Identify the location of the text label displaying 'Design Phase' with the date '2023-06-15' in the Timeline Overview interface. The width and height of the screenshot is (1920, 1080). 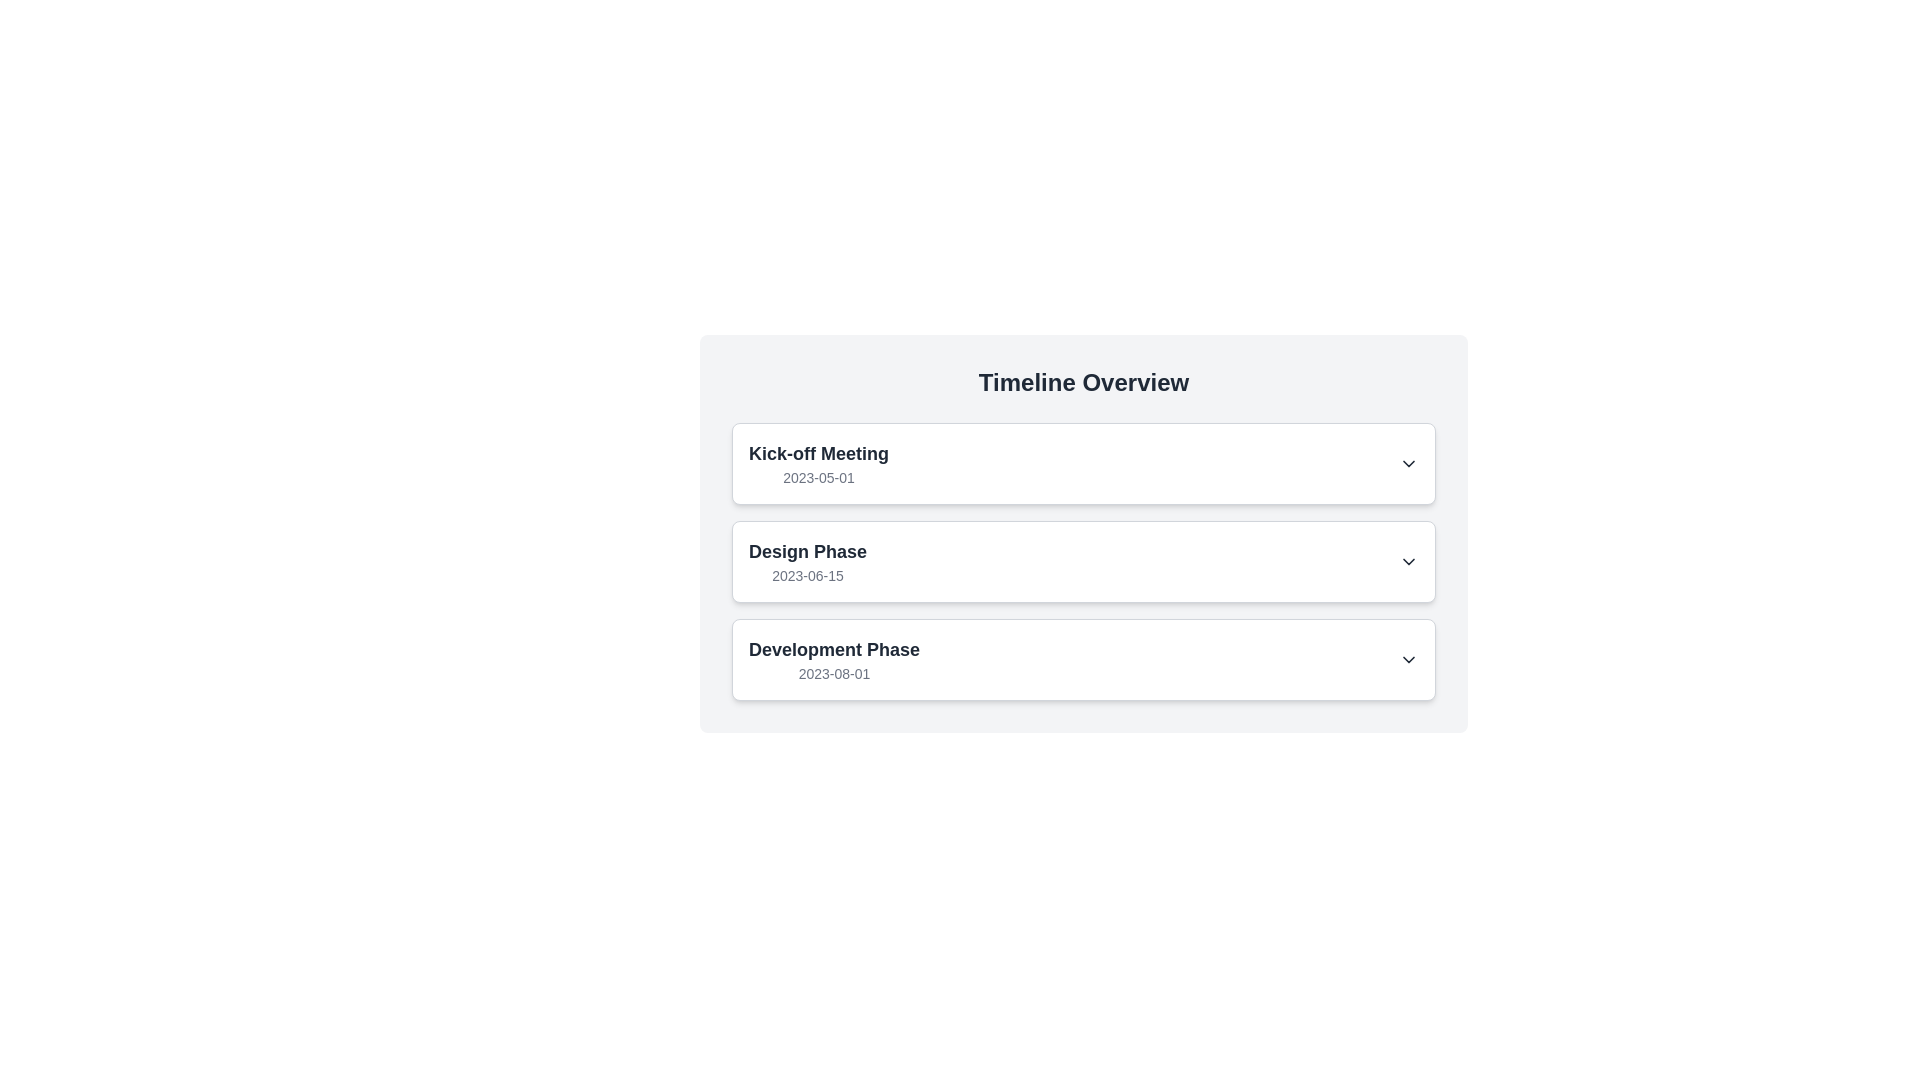
(807, 562).